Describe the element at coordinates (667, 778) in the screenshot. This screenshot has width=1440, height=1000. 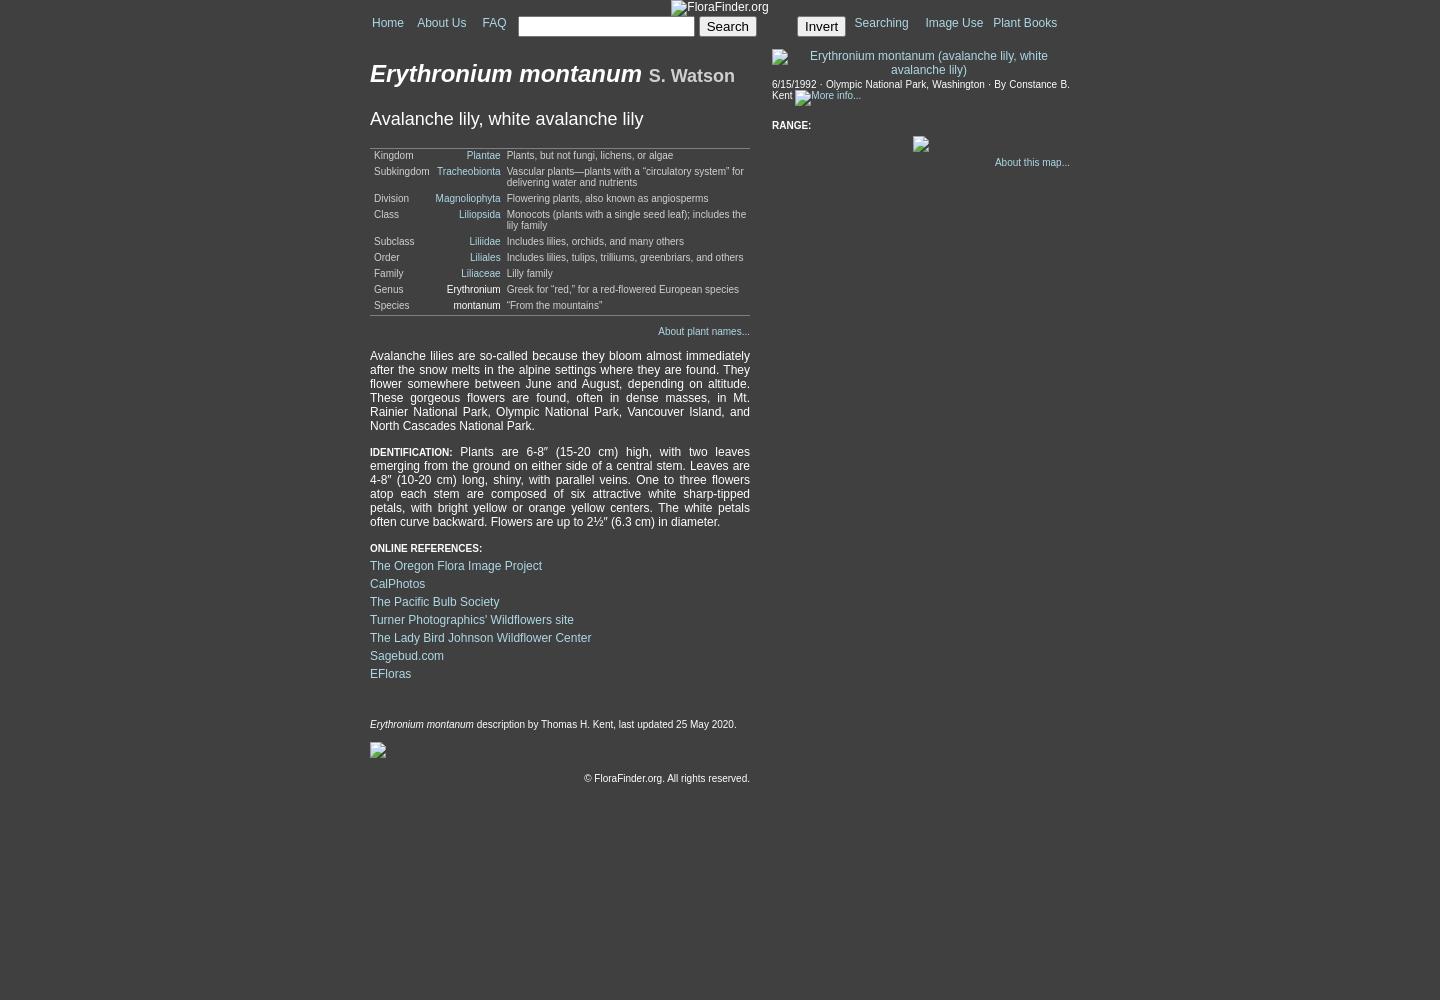
I see `'© FloraFinder.org. All rights reserved.'` at that location.